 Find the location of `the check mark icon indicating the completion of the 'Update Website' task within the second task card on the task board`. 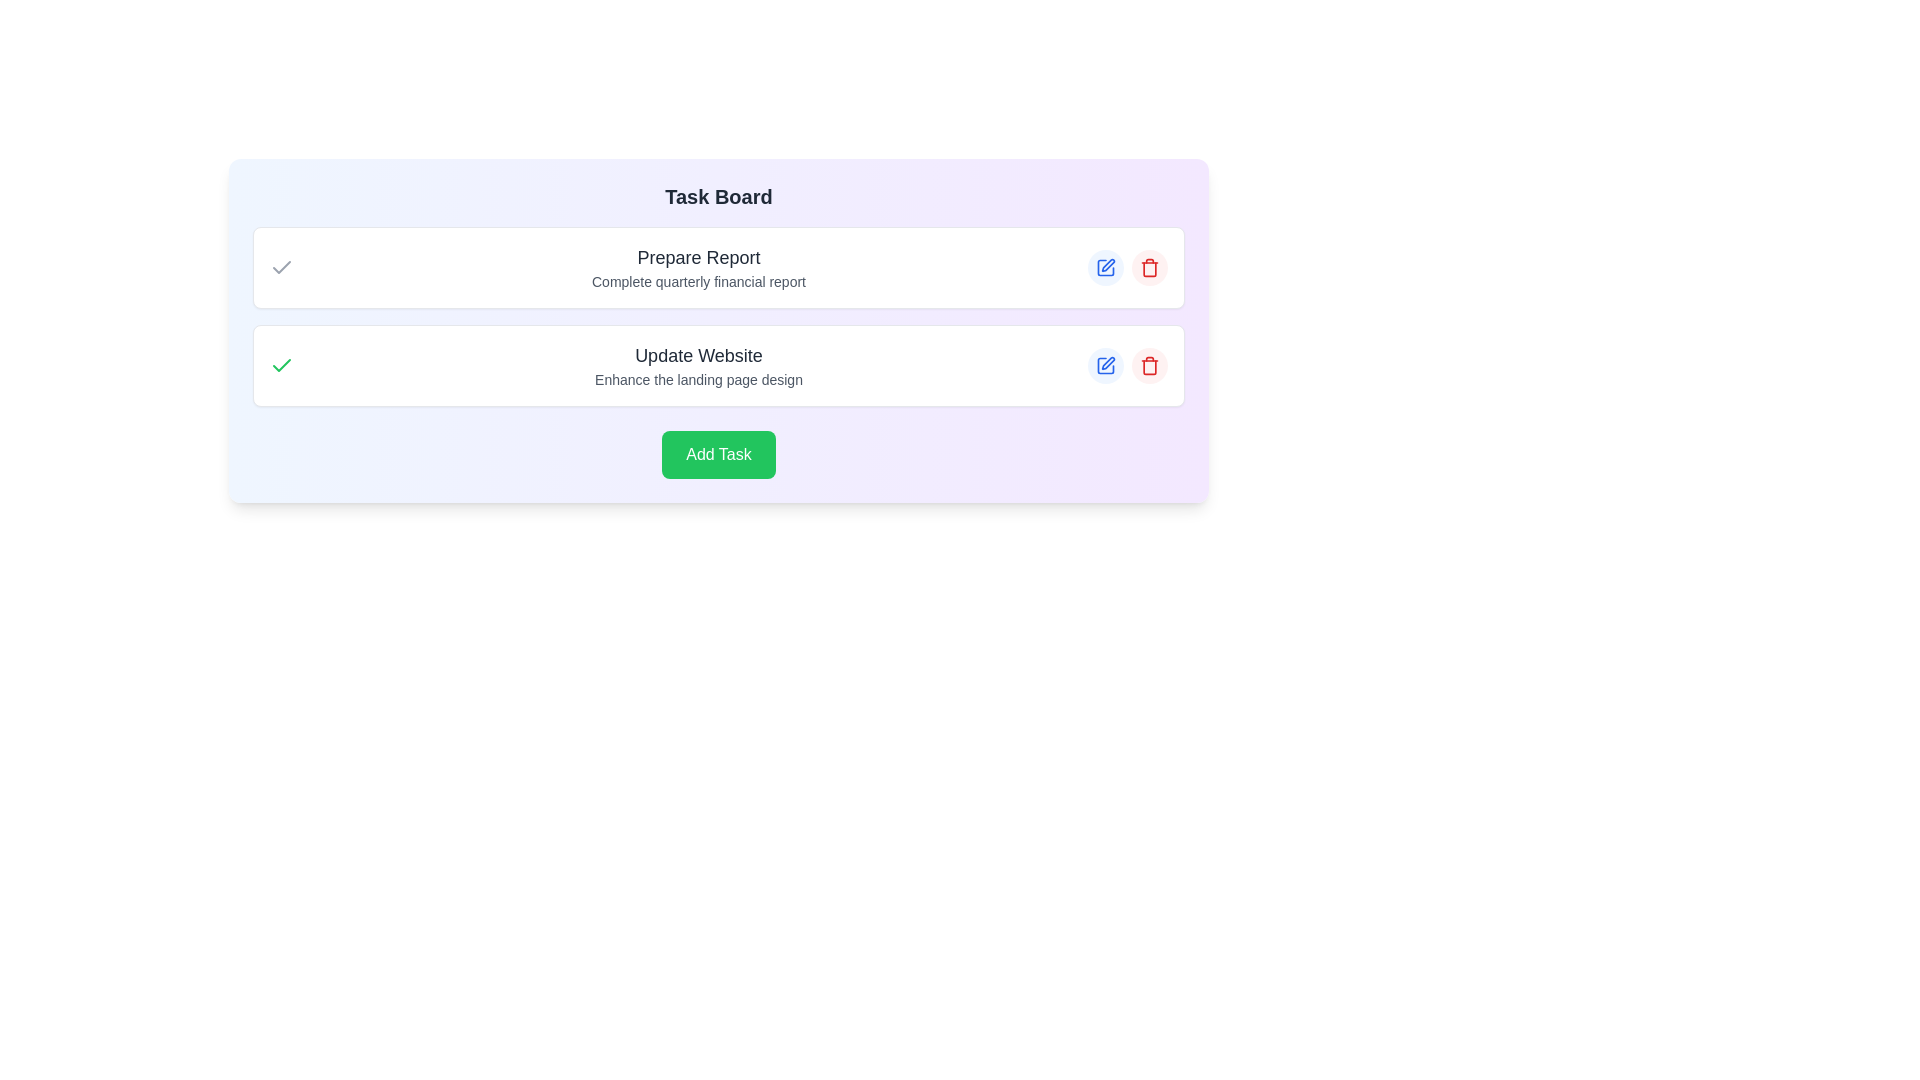

the check mark icon indicating the completion of the 'Update Website' task within the second task card on the task board is located at coordinates (281, 366).